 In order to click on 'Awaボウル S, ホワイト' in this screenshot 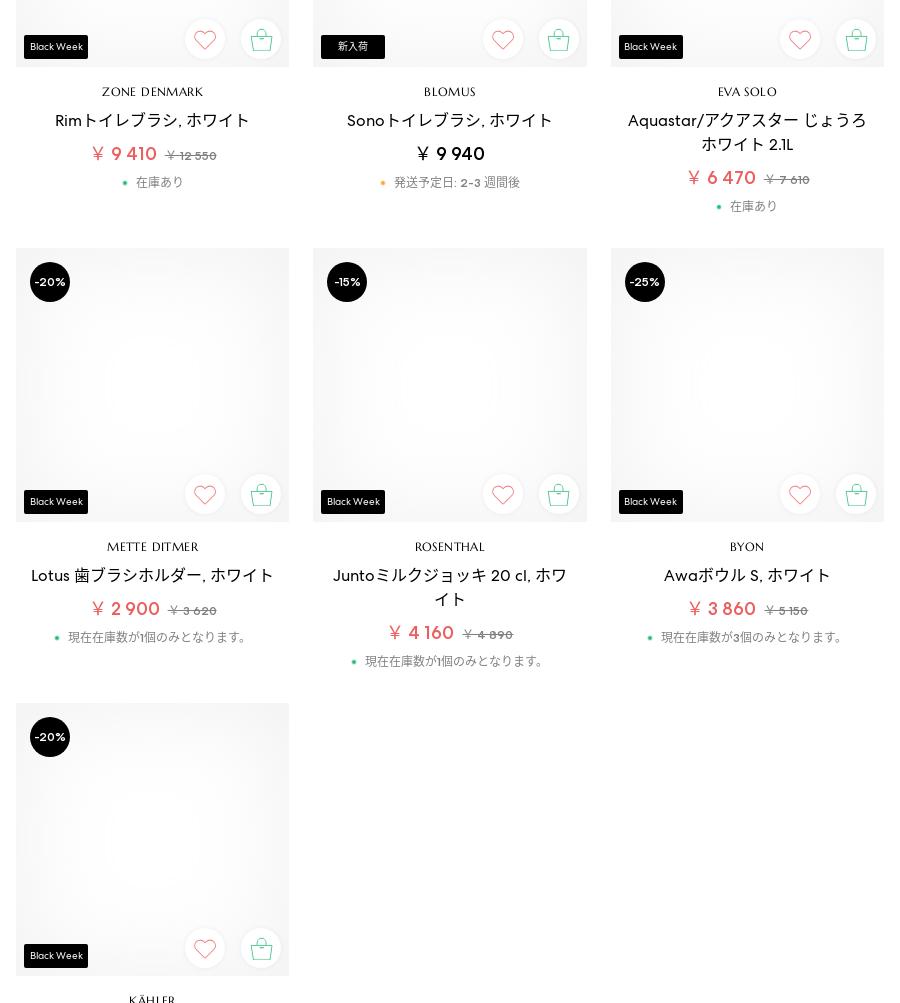, I will do `click(745, 573)`.